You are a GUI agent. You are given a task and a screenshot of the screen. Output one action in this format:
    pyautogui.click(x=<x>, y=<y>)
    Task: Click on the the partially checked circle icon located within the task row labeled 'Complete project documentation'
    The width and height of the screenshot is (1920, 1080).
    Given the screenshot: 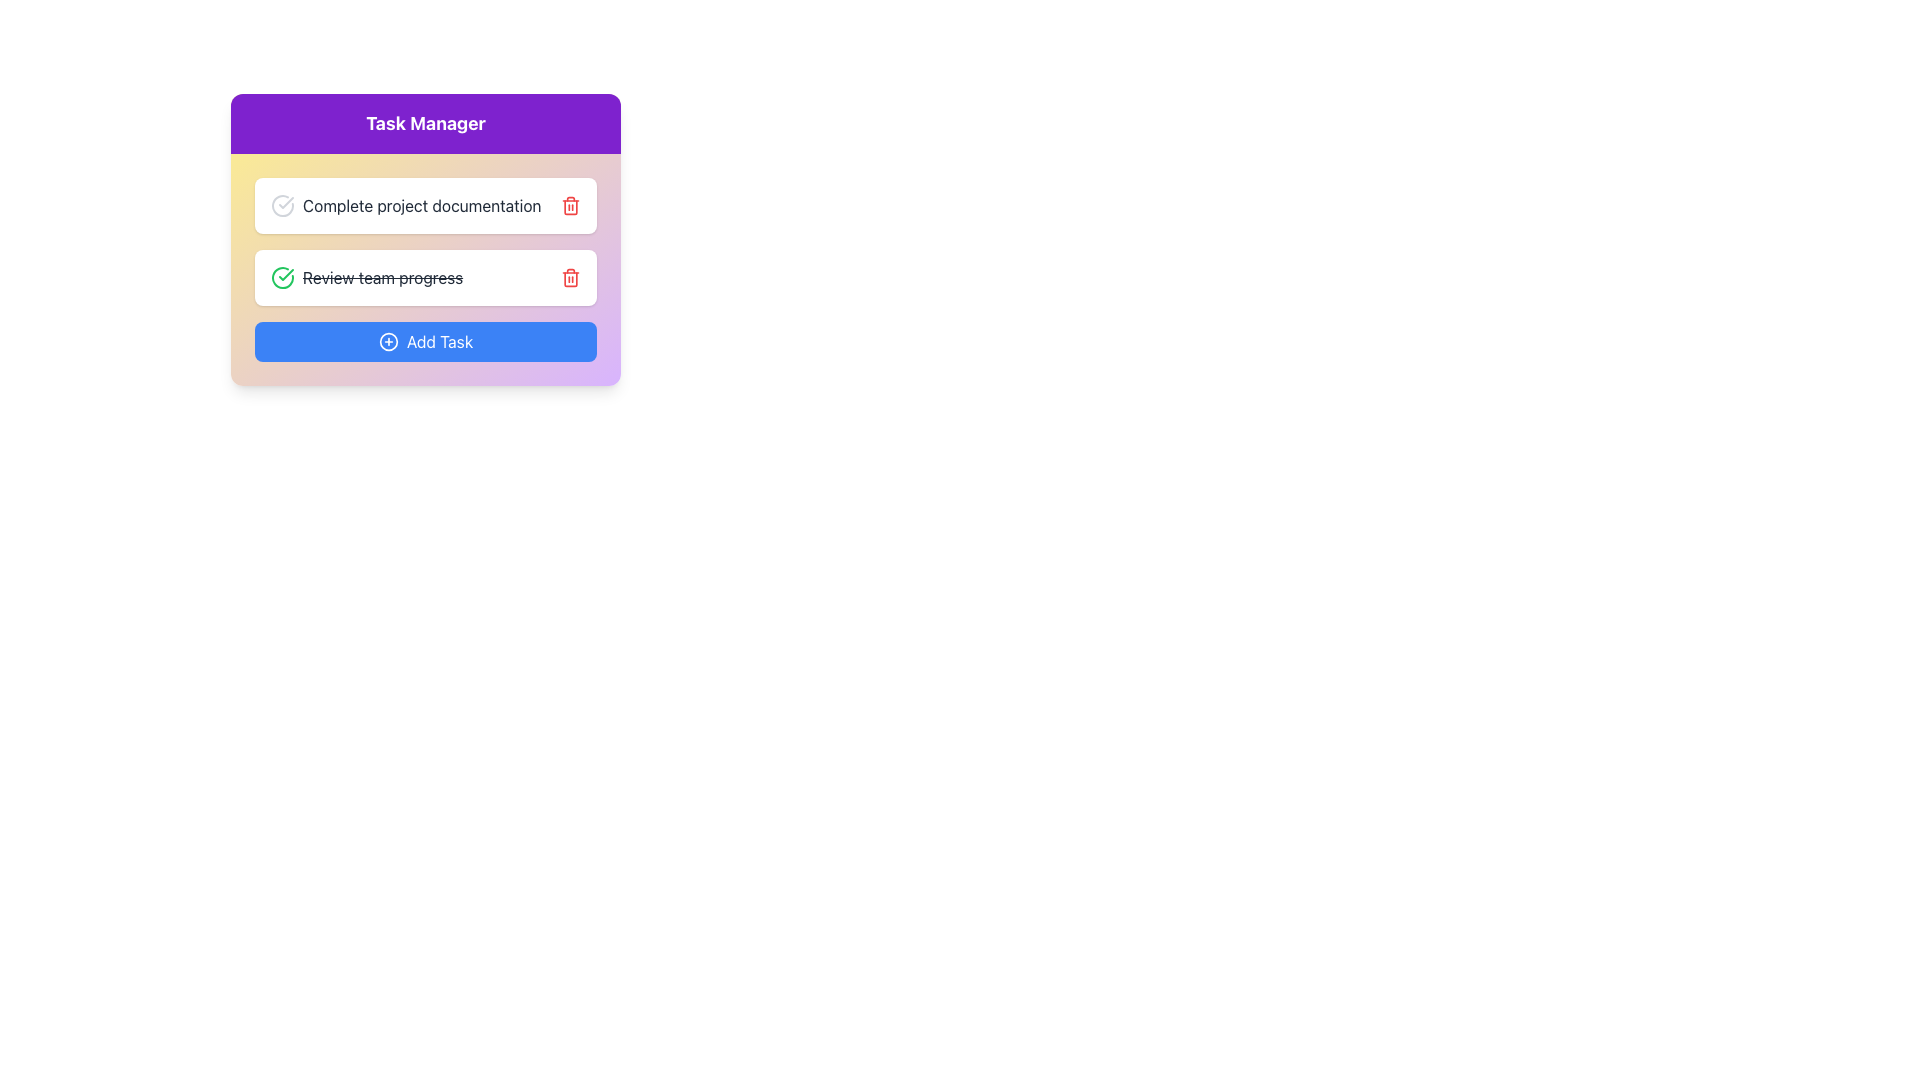 What is the action you would take?
    pyautogui.click(x=282, y=205)
    